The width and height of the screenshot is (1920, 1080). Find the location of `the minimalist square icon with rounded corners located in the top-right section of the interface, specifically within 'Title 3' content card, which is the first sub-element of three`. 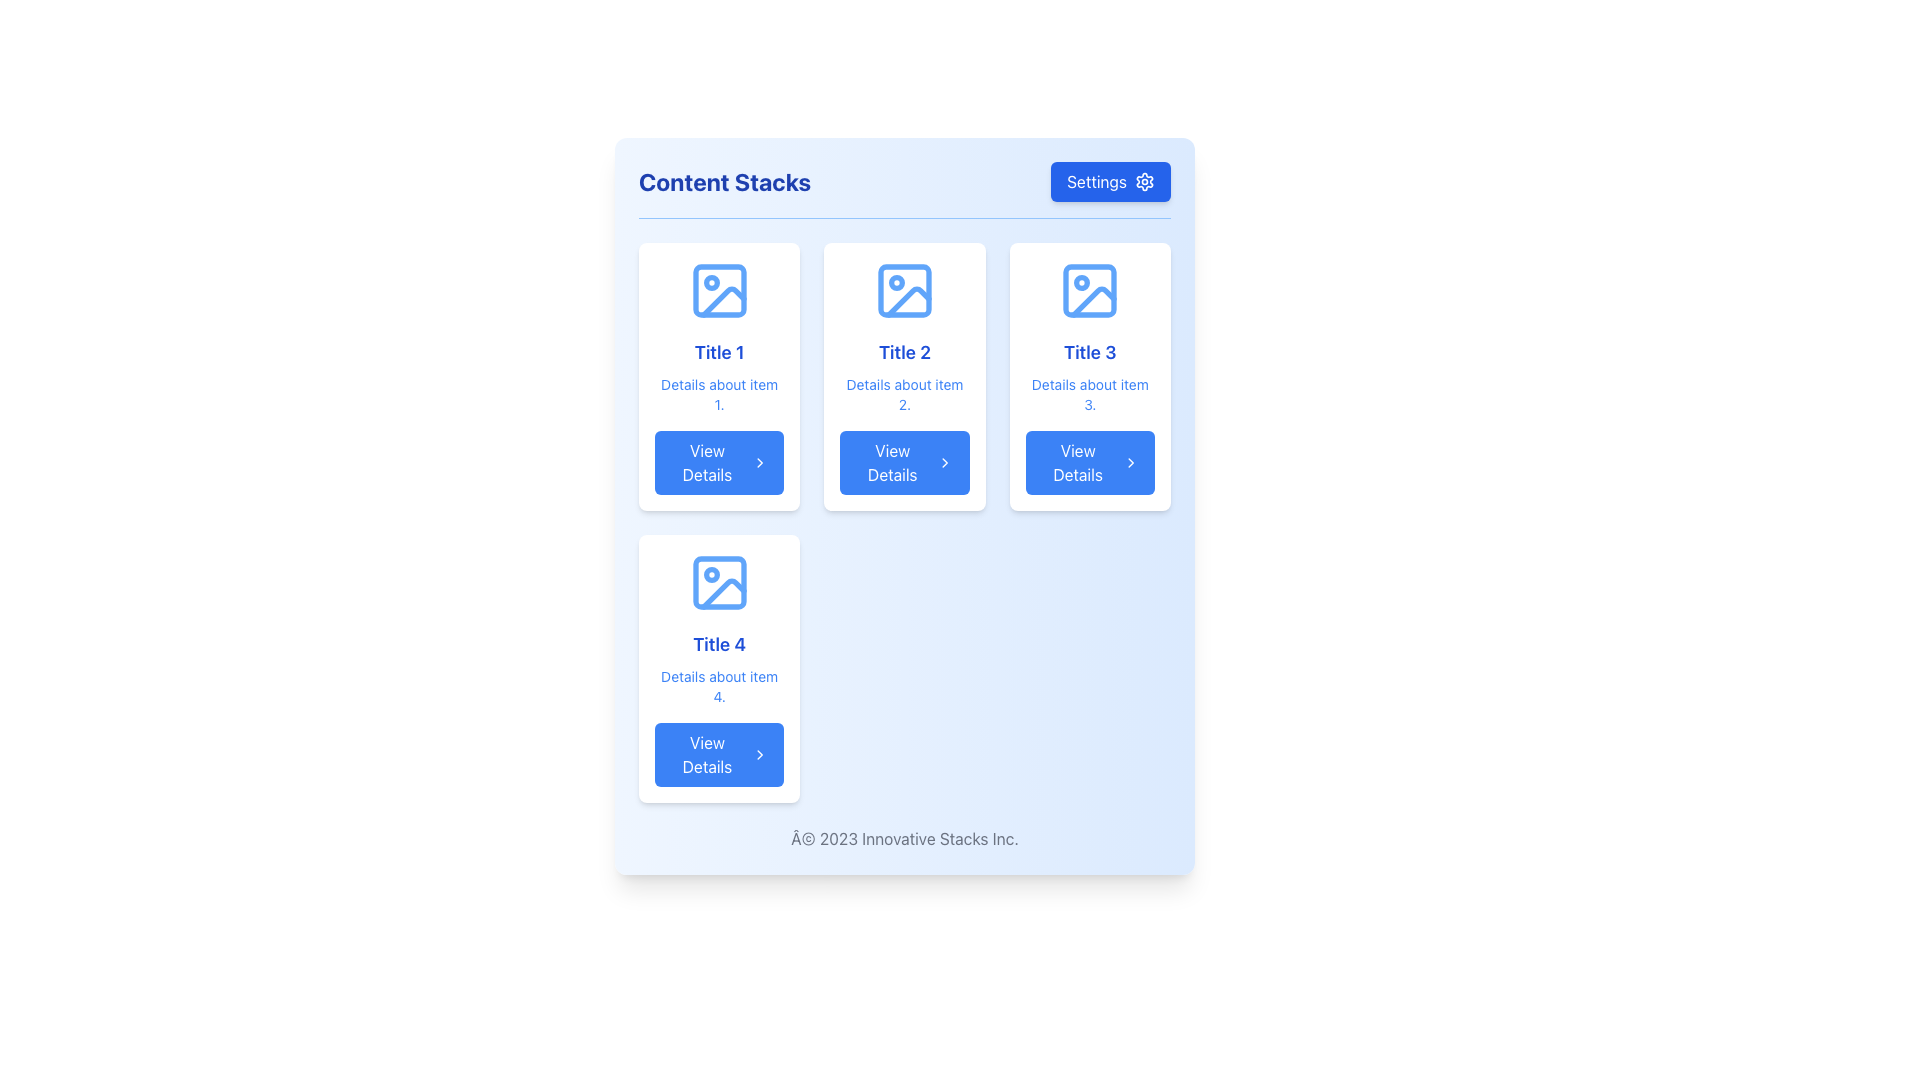

the minimalist square icon with rounded corners located in the top-right section of the interface, specifically within 'Title 3' content card, which is the first sub-element of three is located at coordinates (1089, 290).